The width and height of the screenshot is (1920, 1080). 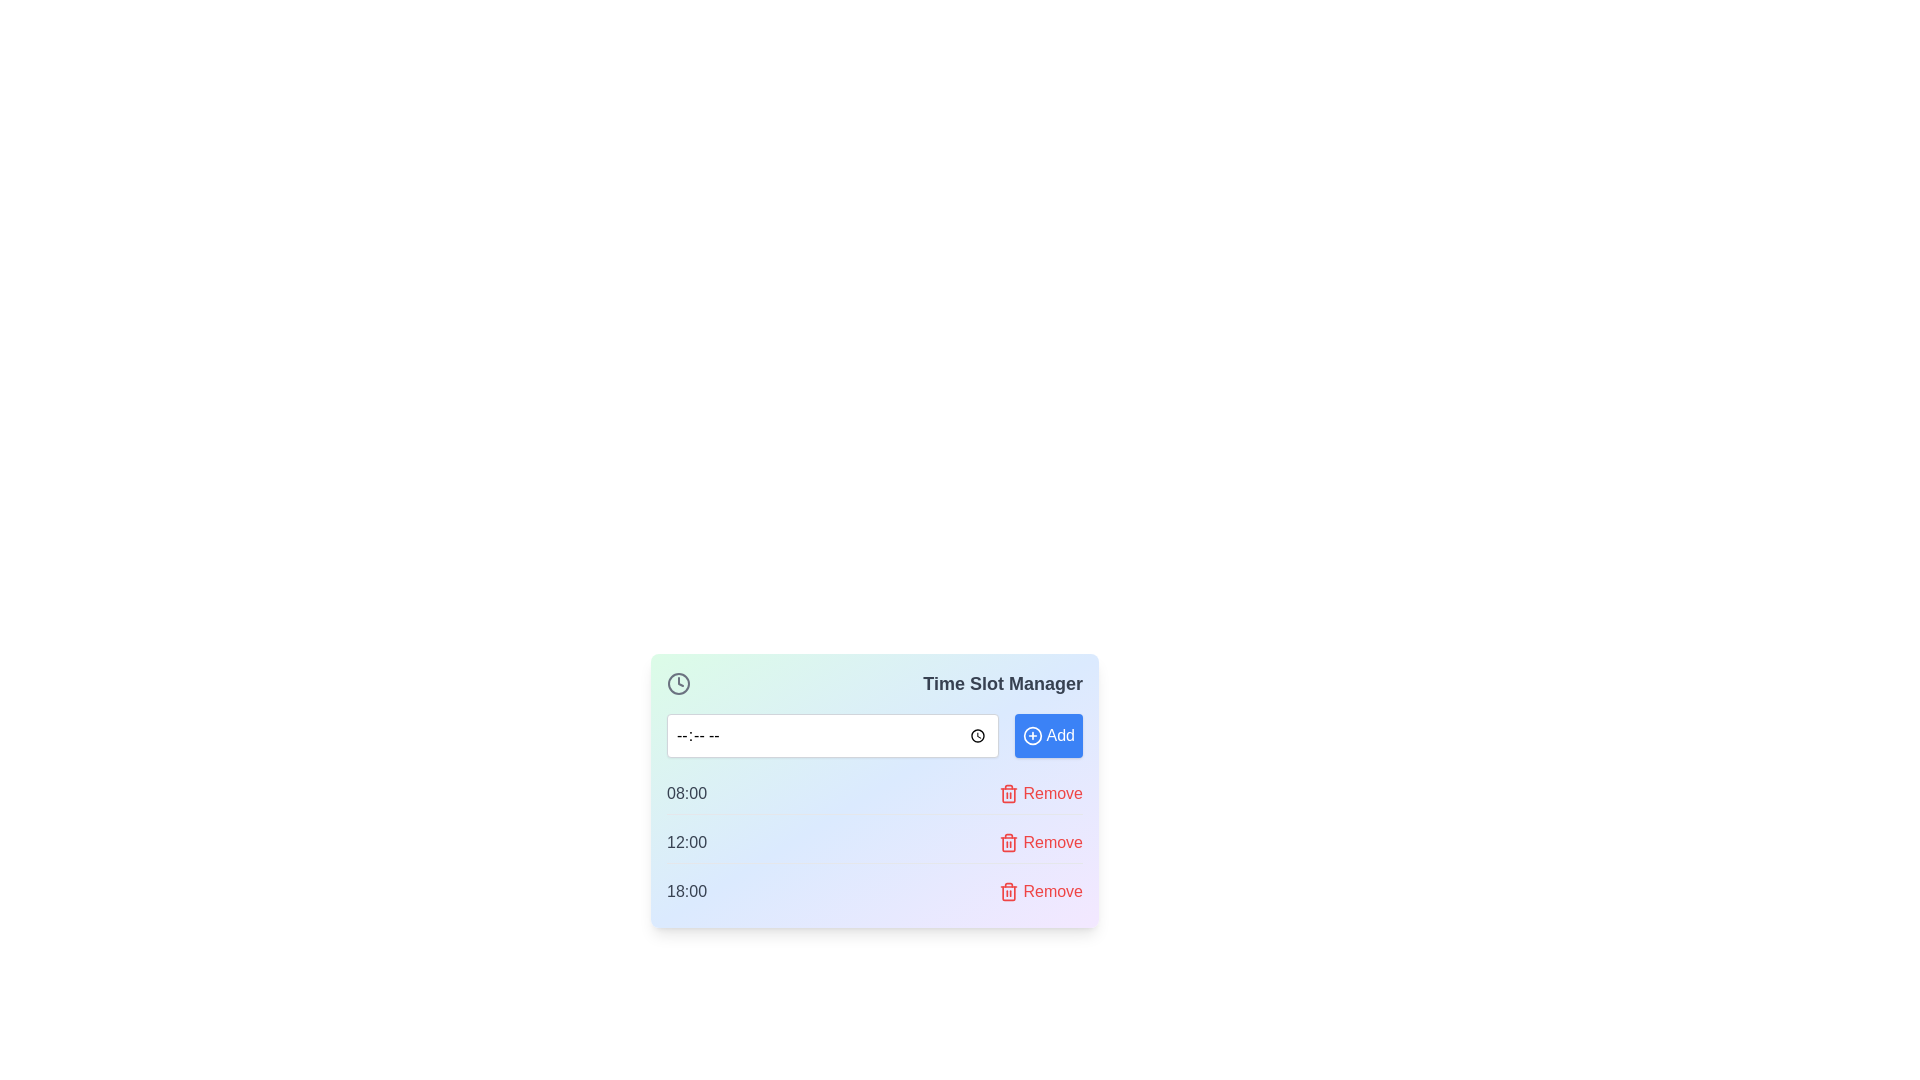 I want to click on the red trash bin icon adjacent to the 'Remove' text in the second row of the 'Time Slot Manager' interface, so click(x=1009, y=843).